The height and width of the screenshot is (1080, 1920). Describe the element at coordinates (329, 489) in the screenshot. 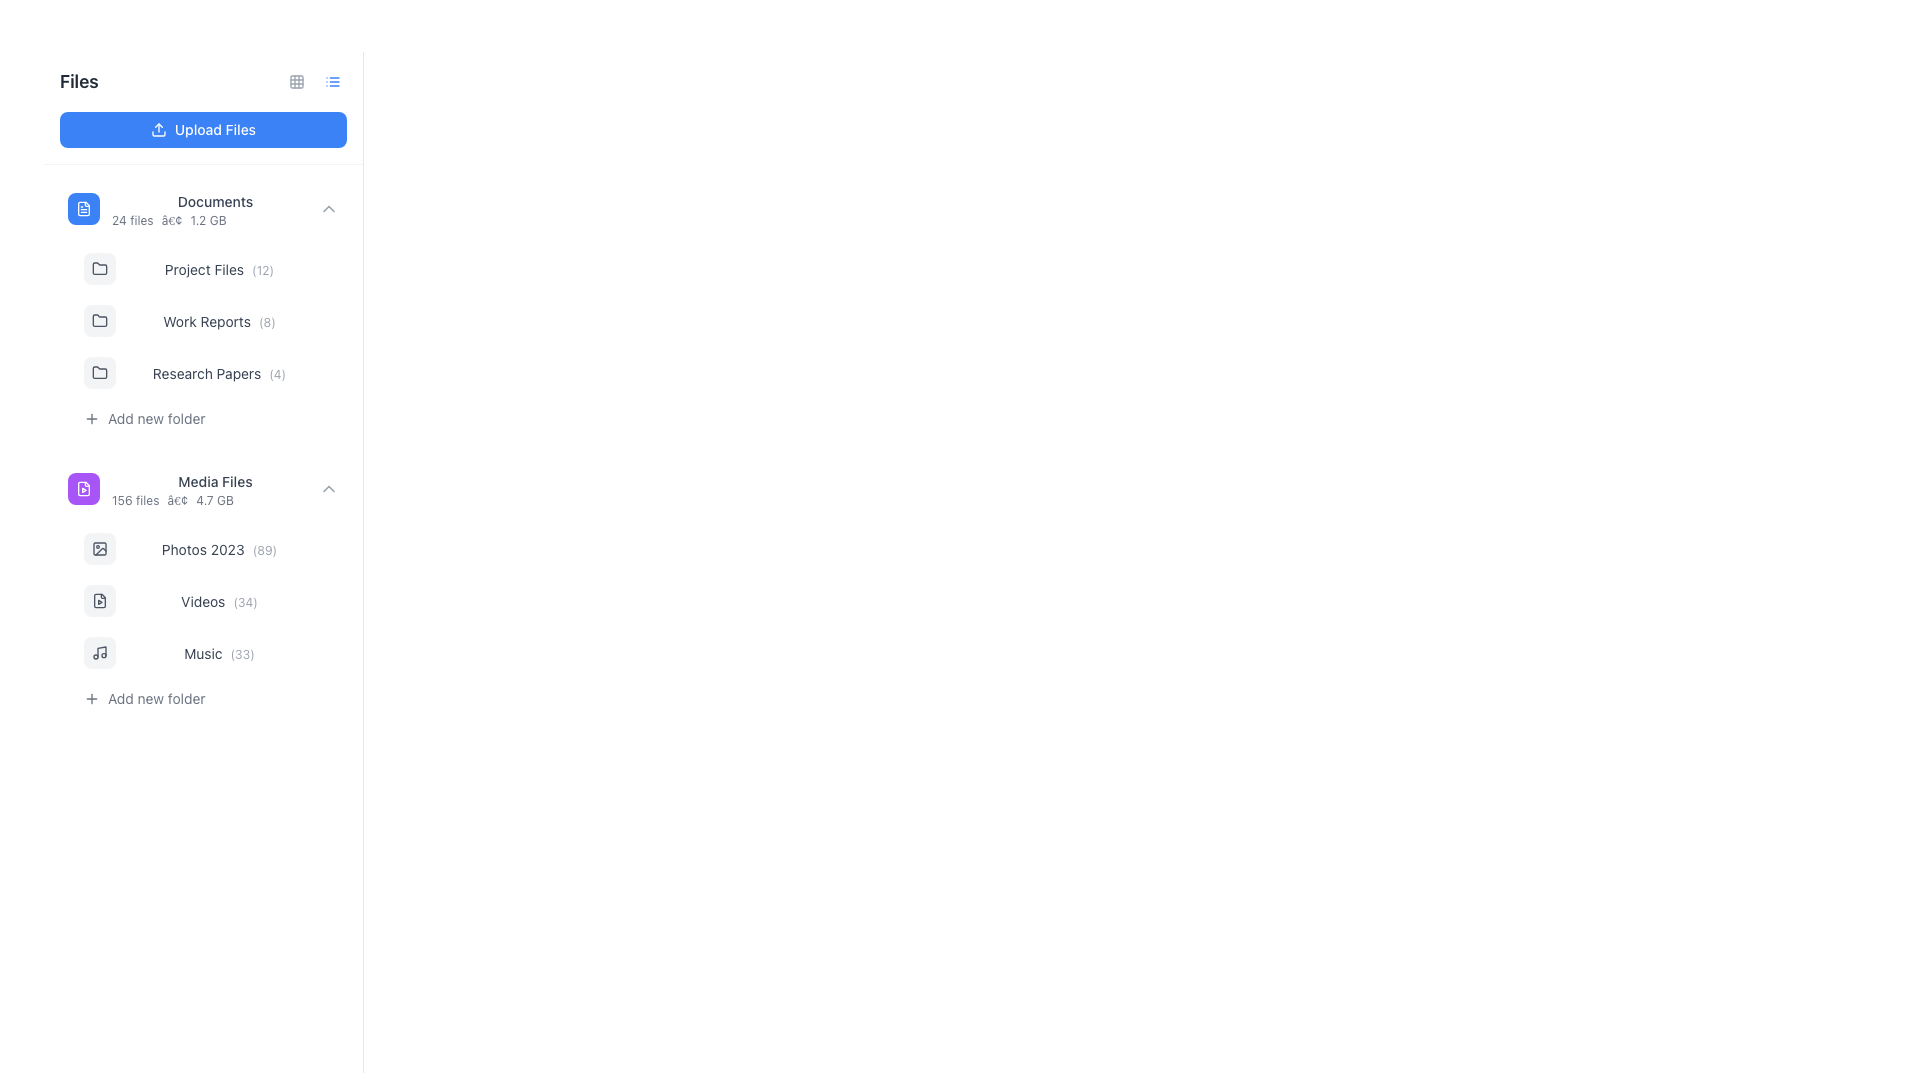

I see `the Chevron Icon (Toggle Indicator) at the rightmost position of the 'Media Files' row` at that location.